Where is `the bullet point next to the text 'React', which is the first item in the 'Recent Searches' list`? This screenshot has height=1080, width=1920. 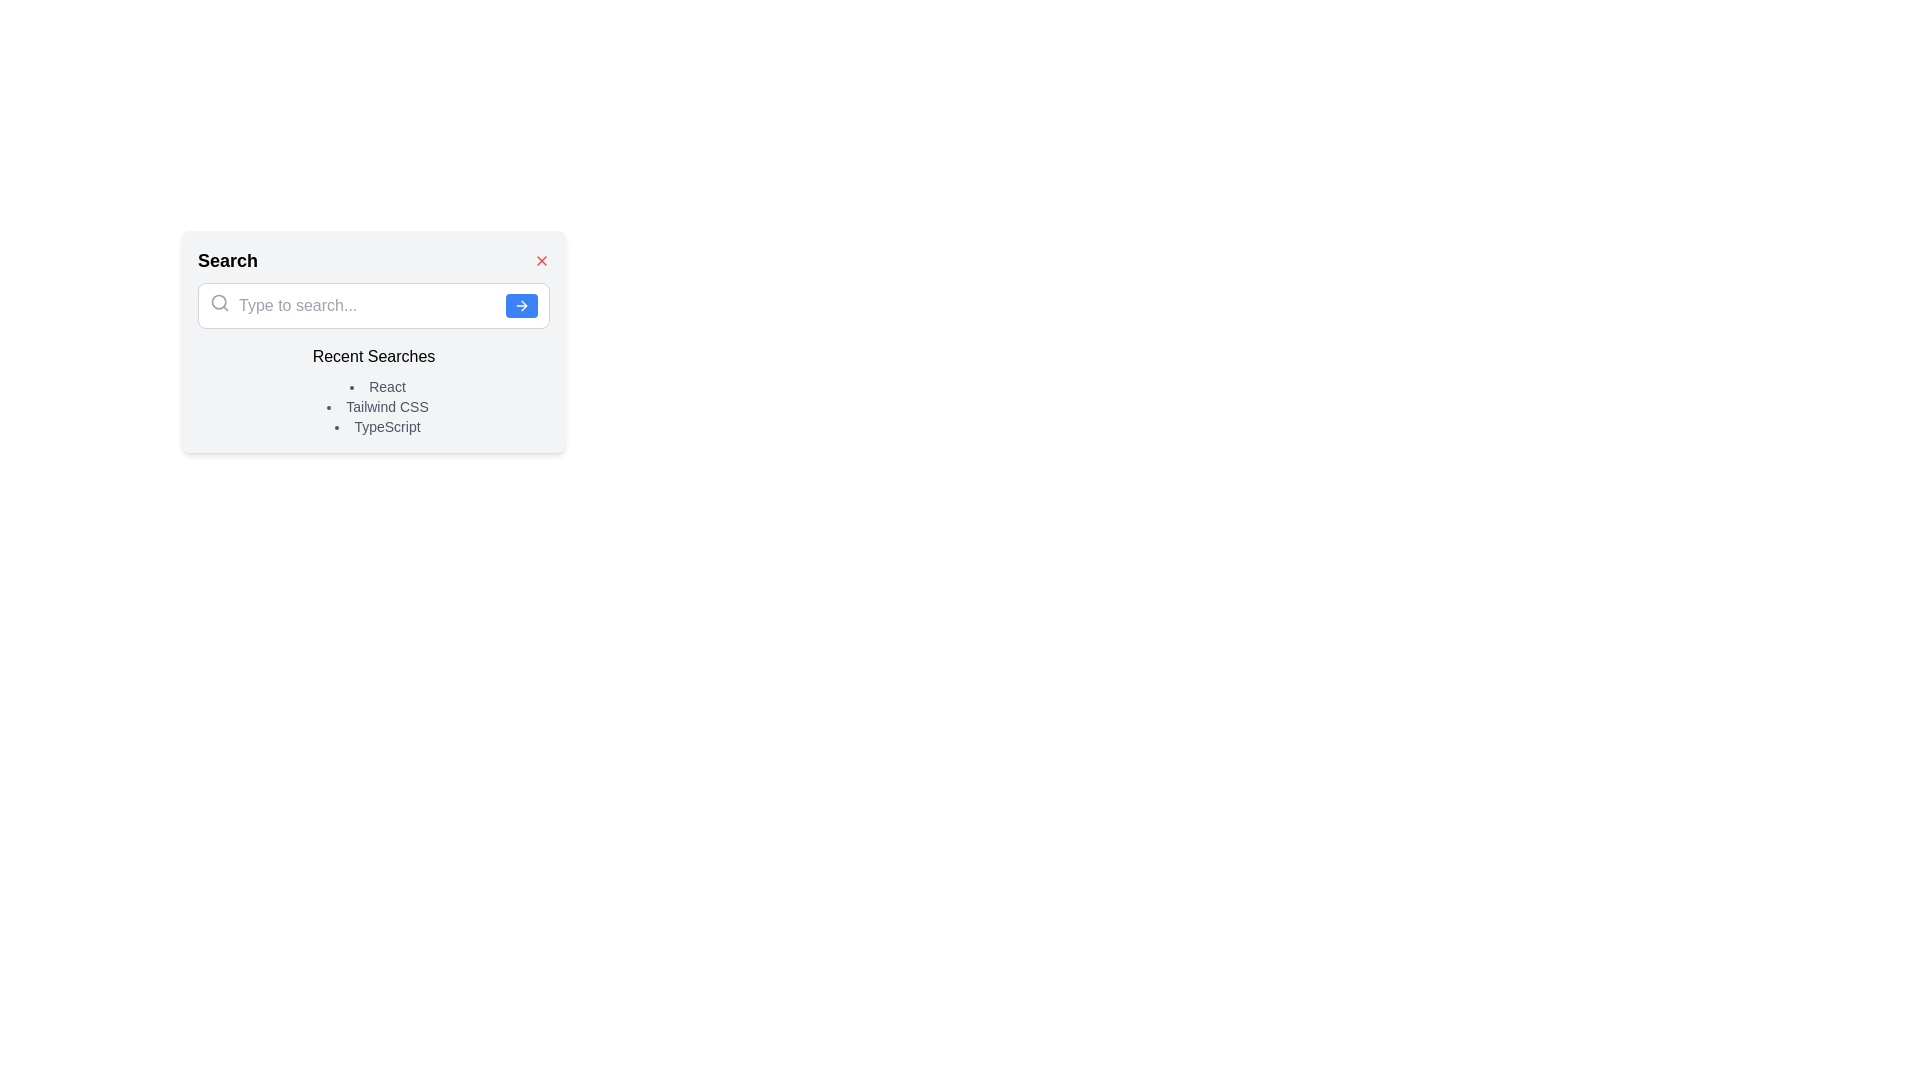 the bullet point next to the text 'React', which is the first item in the 'Recent Searches' list is located at coordinates (378, 386).